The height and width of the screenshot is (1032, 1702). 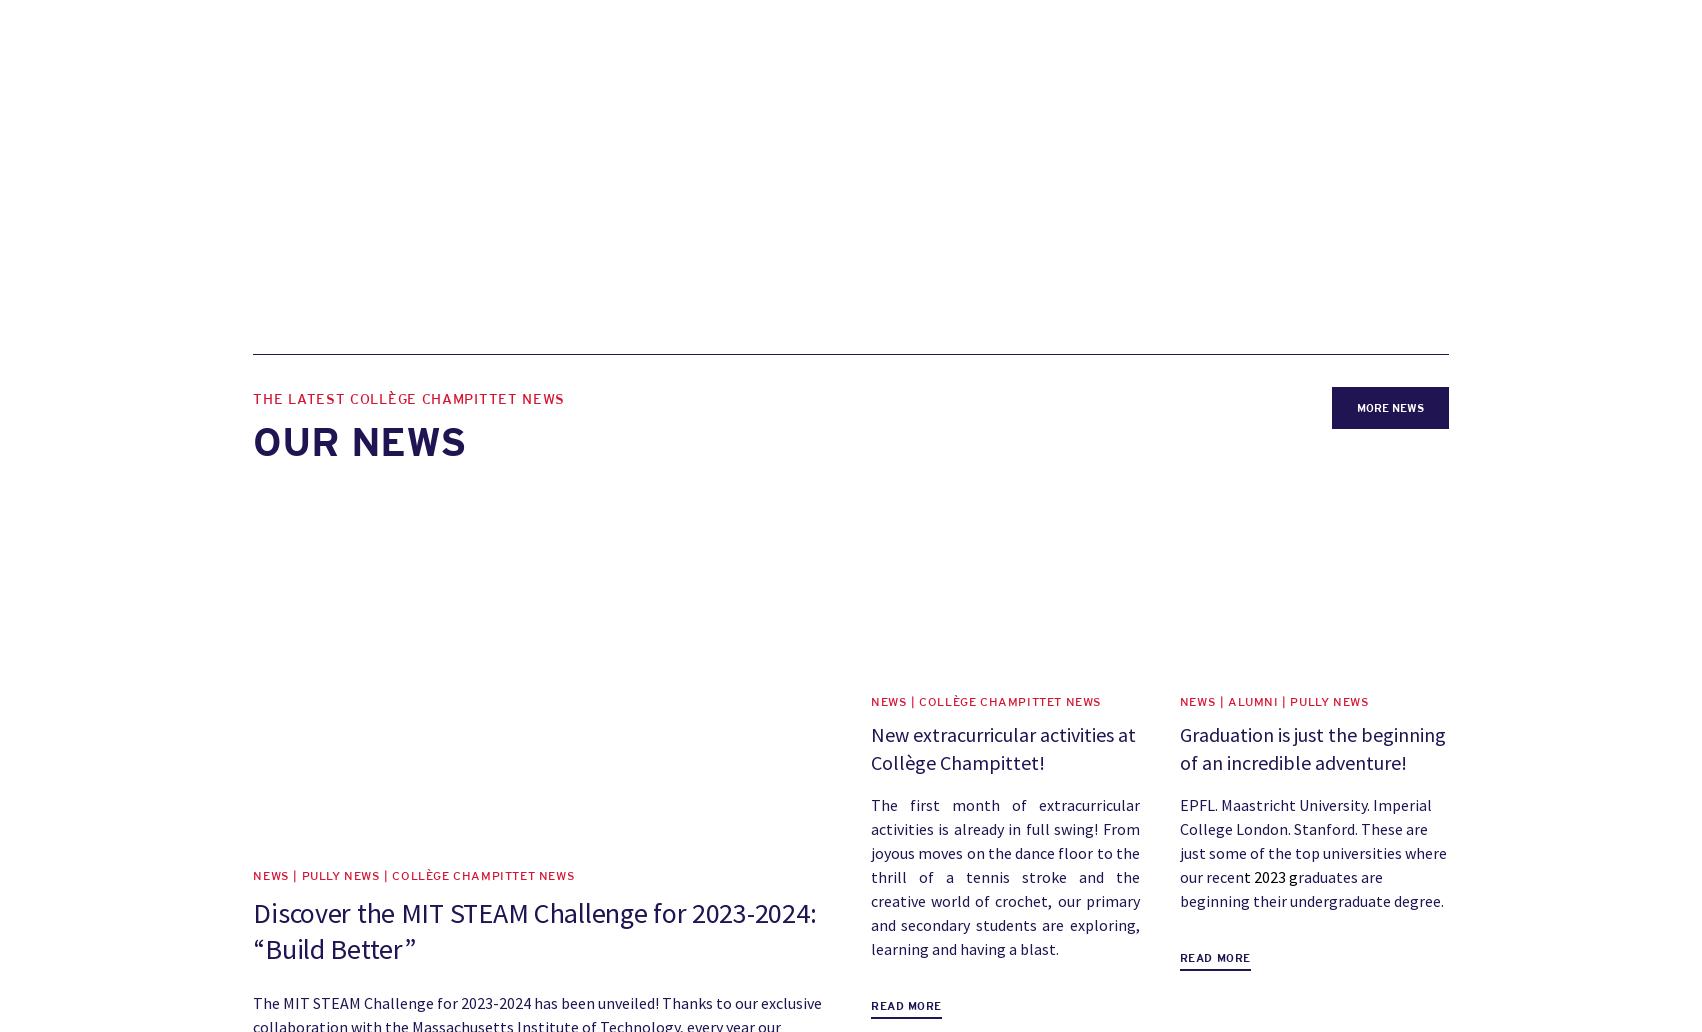 What do you see at coordinates (1002, 747) in the screenshot?
I see `'New extracurricular activities at Collège Champittet!'` at bounding box center [1002, 747].